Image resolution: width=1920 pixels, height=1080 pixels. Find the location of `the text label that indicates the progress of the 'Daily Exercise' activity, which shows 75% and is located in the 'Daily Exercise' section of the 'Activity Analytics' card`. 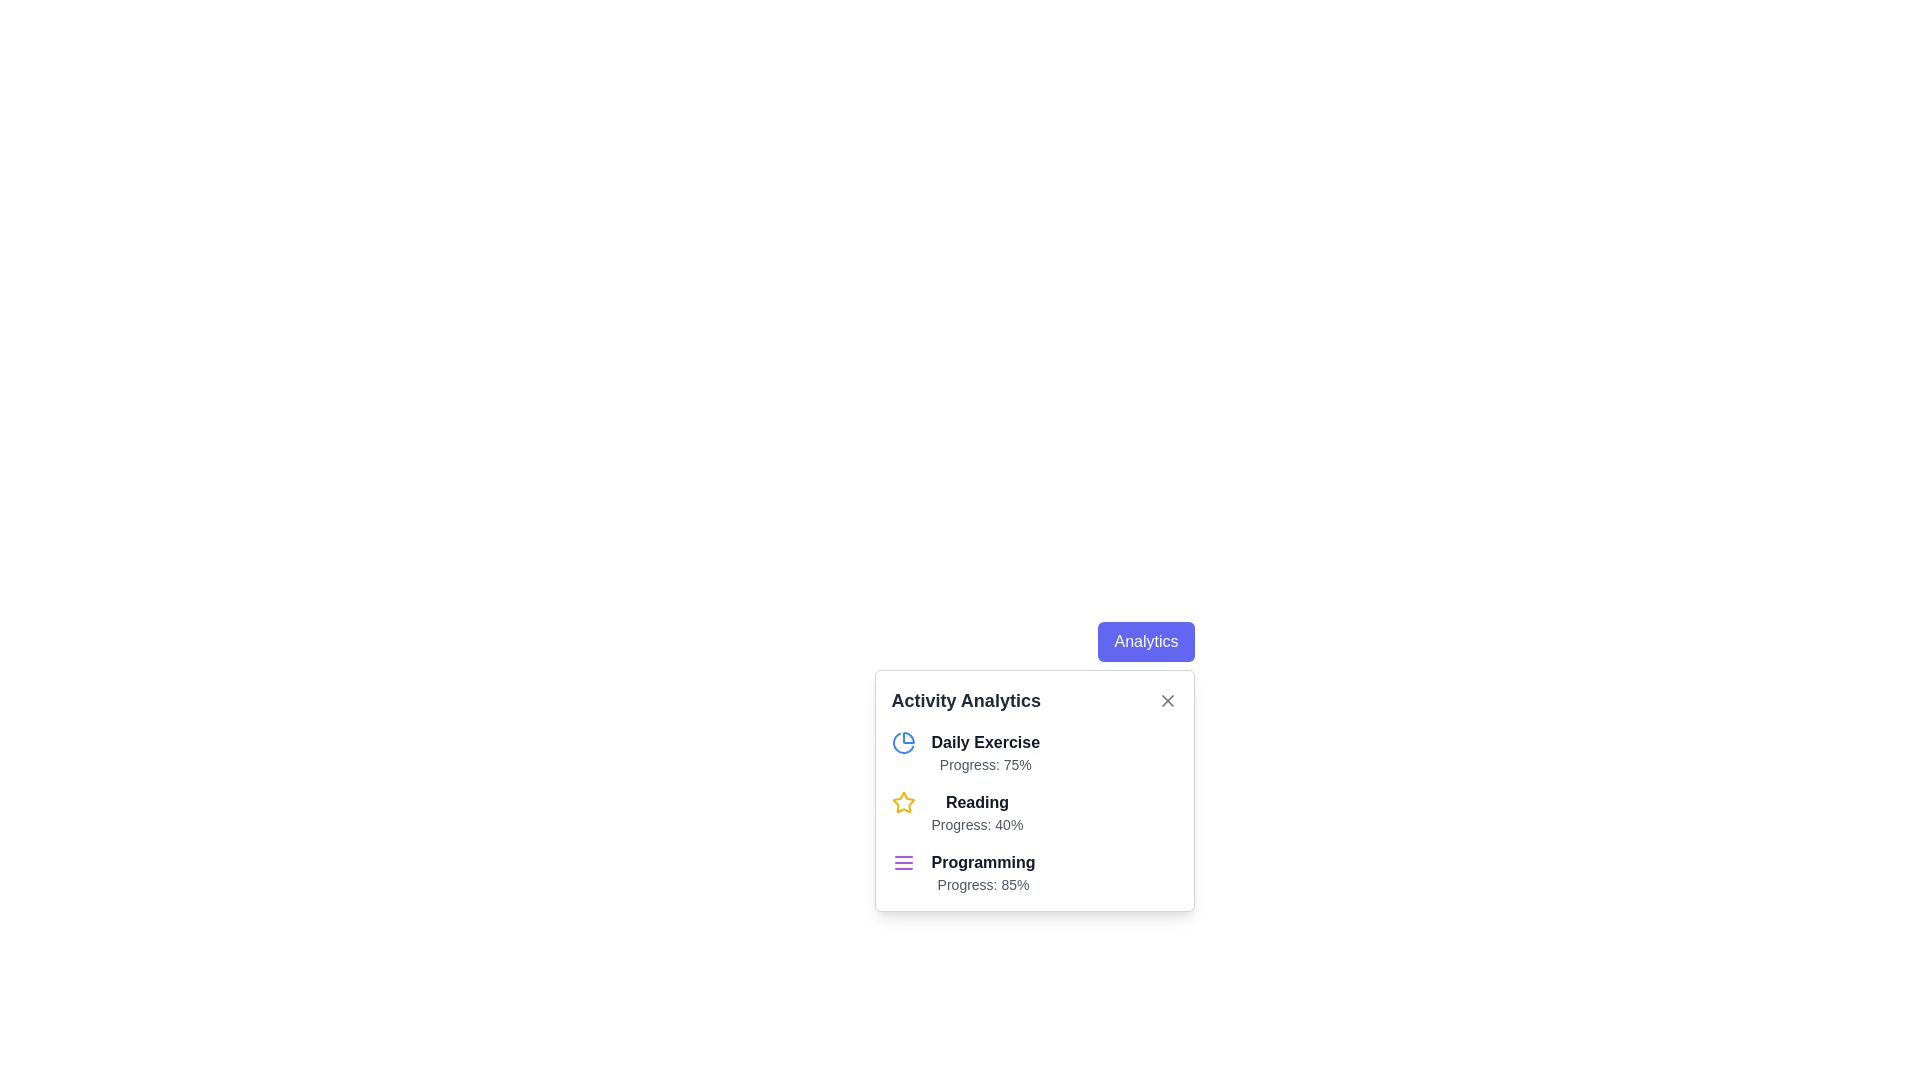

the text label that indicates the progress of the 'Daily Exercise' activity, which shows 75% and is located in the 'Daily Exercise' section of the 'Activity Analytics' card is located at coordinates (985, 764).